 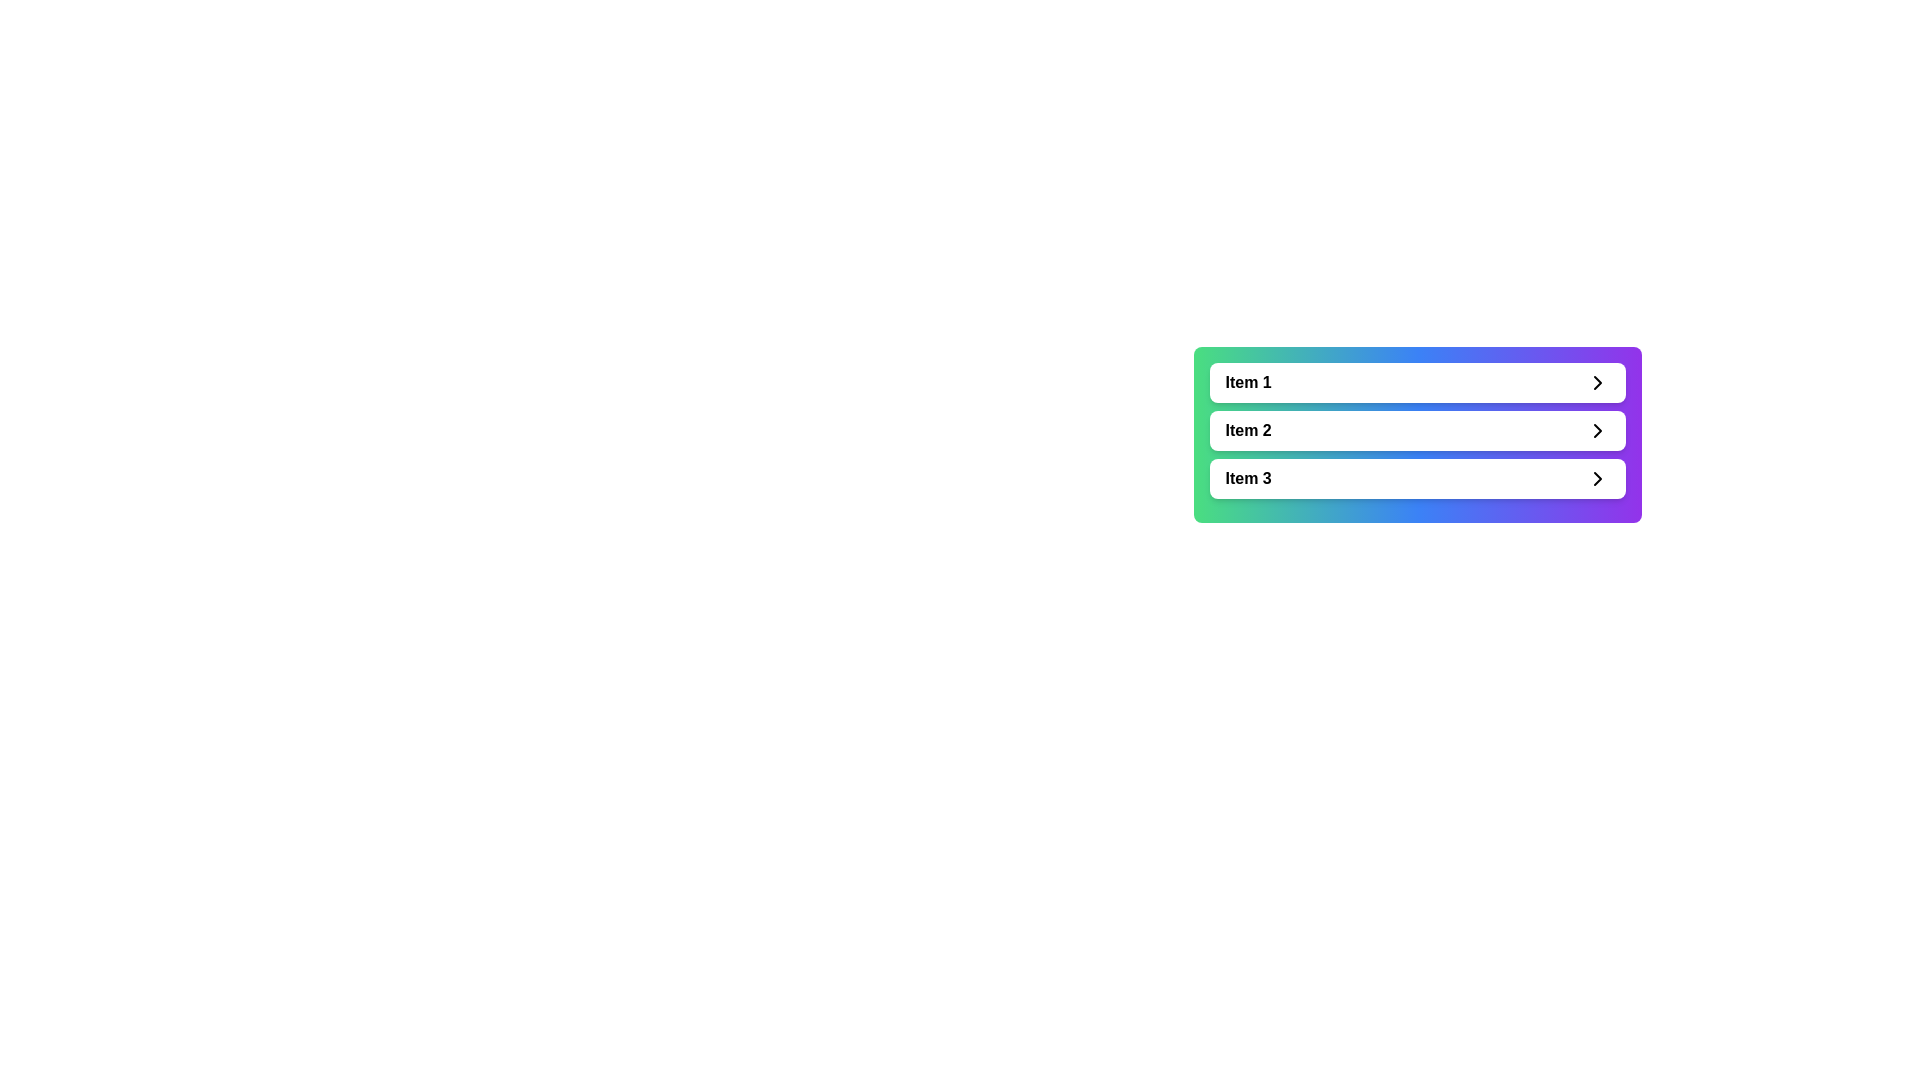 I want to click on text label displaying 'Item 2' which is part of a vertical list positioned on a gradient-colored background, so click(x=1247, y=430).